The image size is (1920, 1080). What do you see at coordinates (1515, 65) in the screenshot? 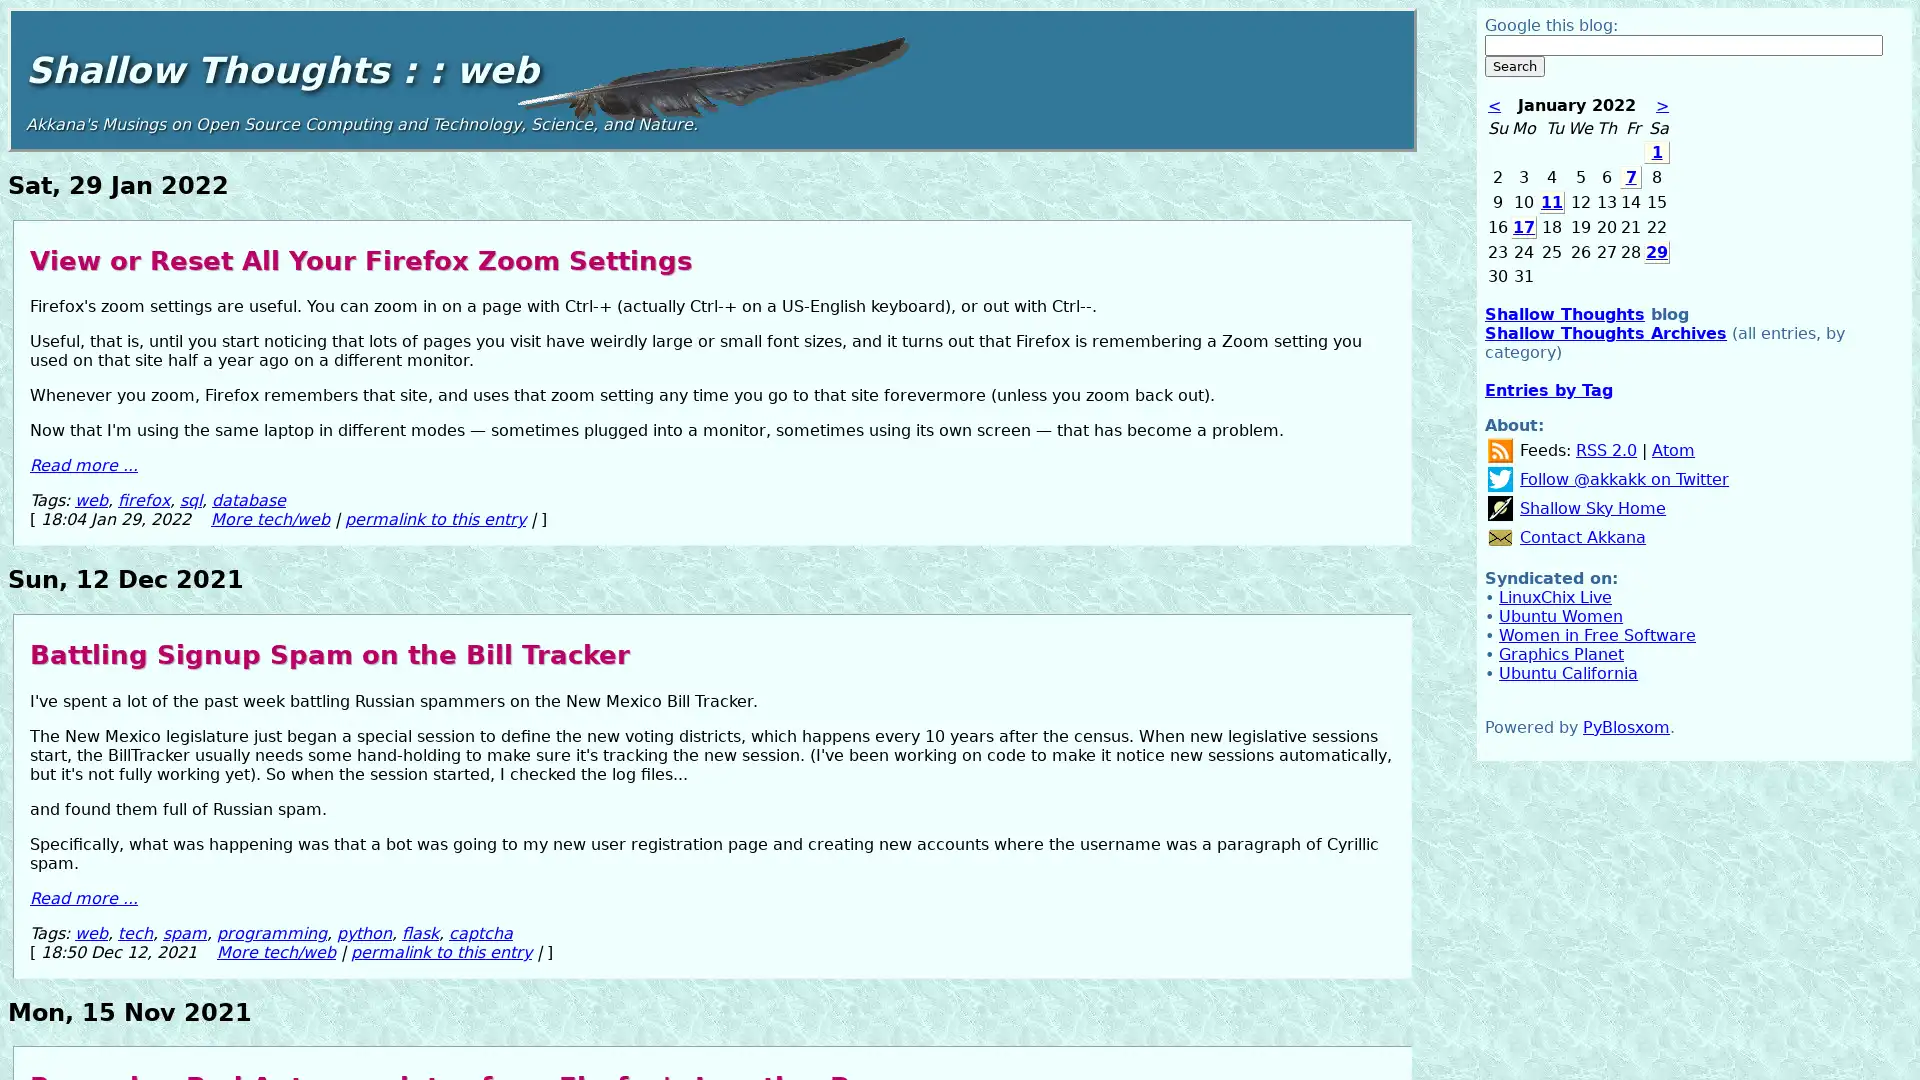
I see `Search` at bounding box center [1515, 65].